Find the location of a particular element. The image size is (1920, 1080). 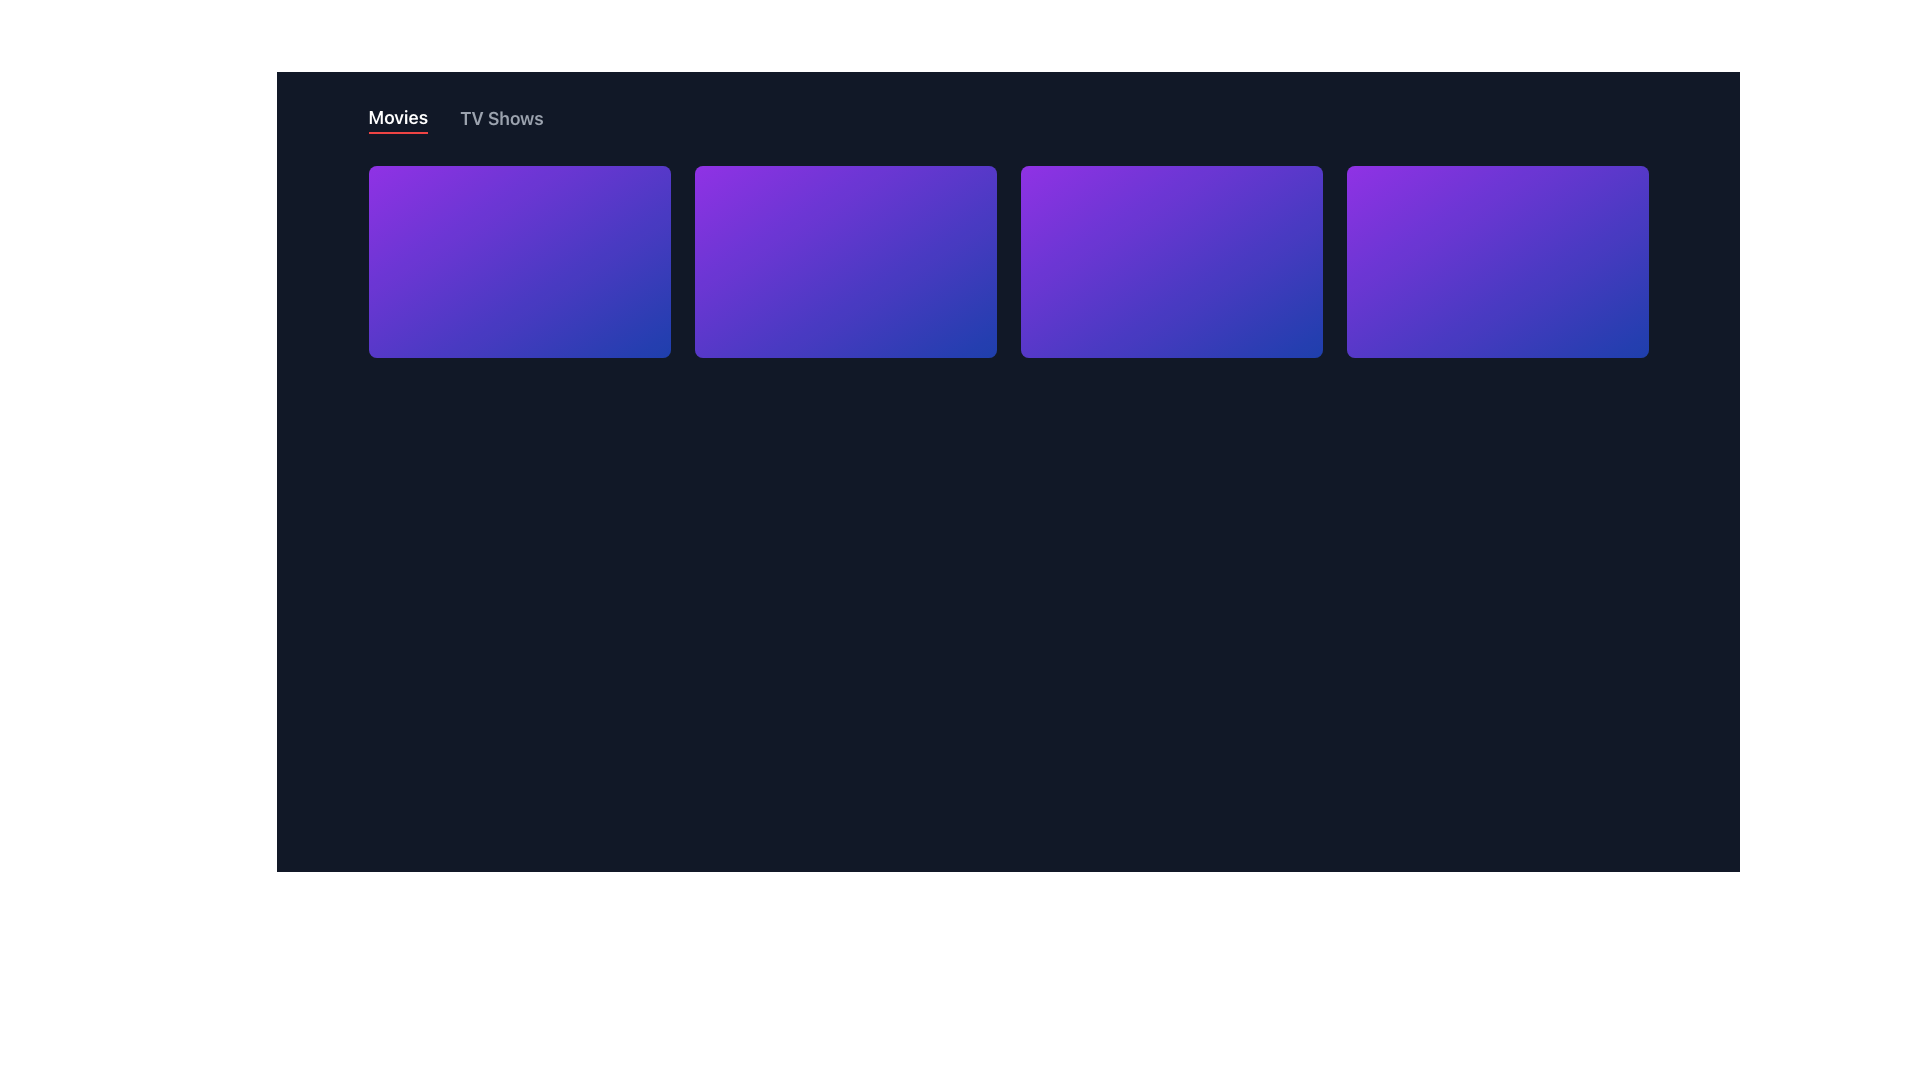

on the Card with vibrant gradient transitioning from purple is located at coordinates (845, 293).